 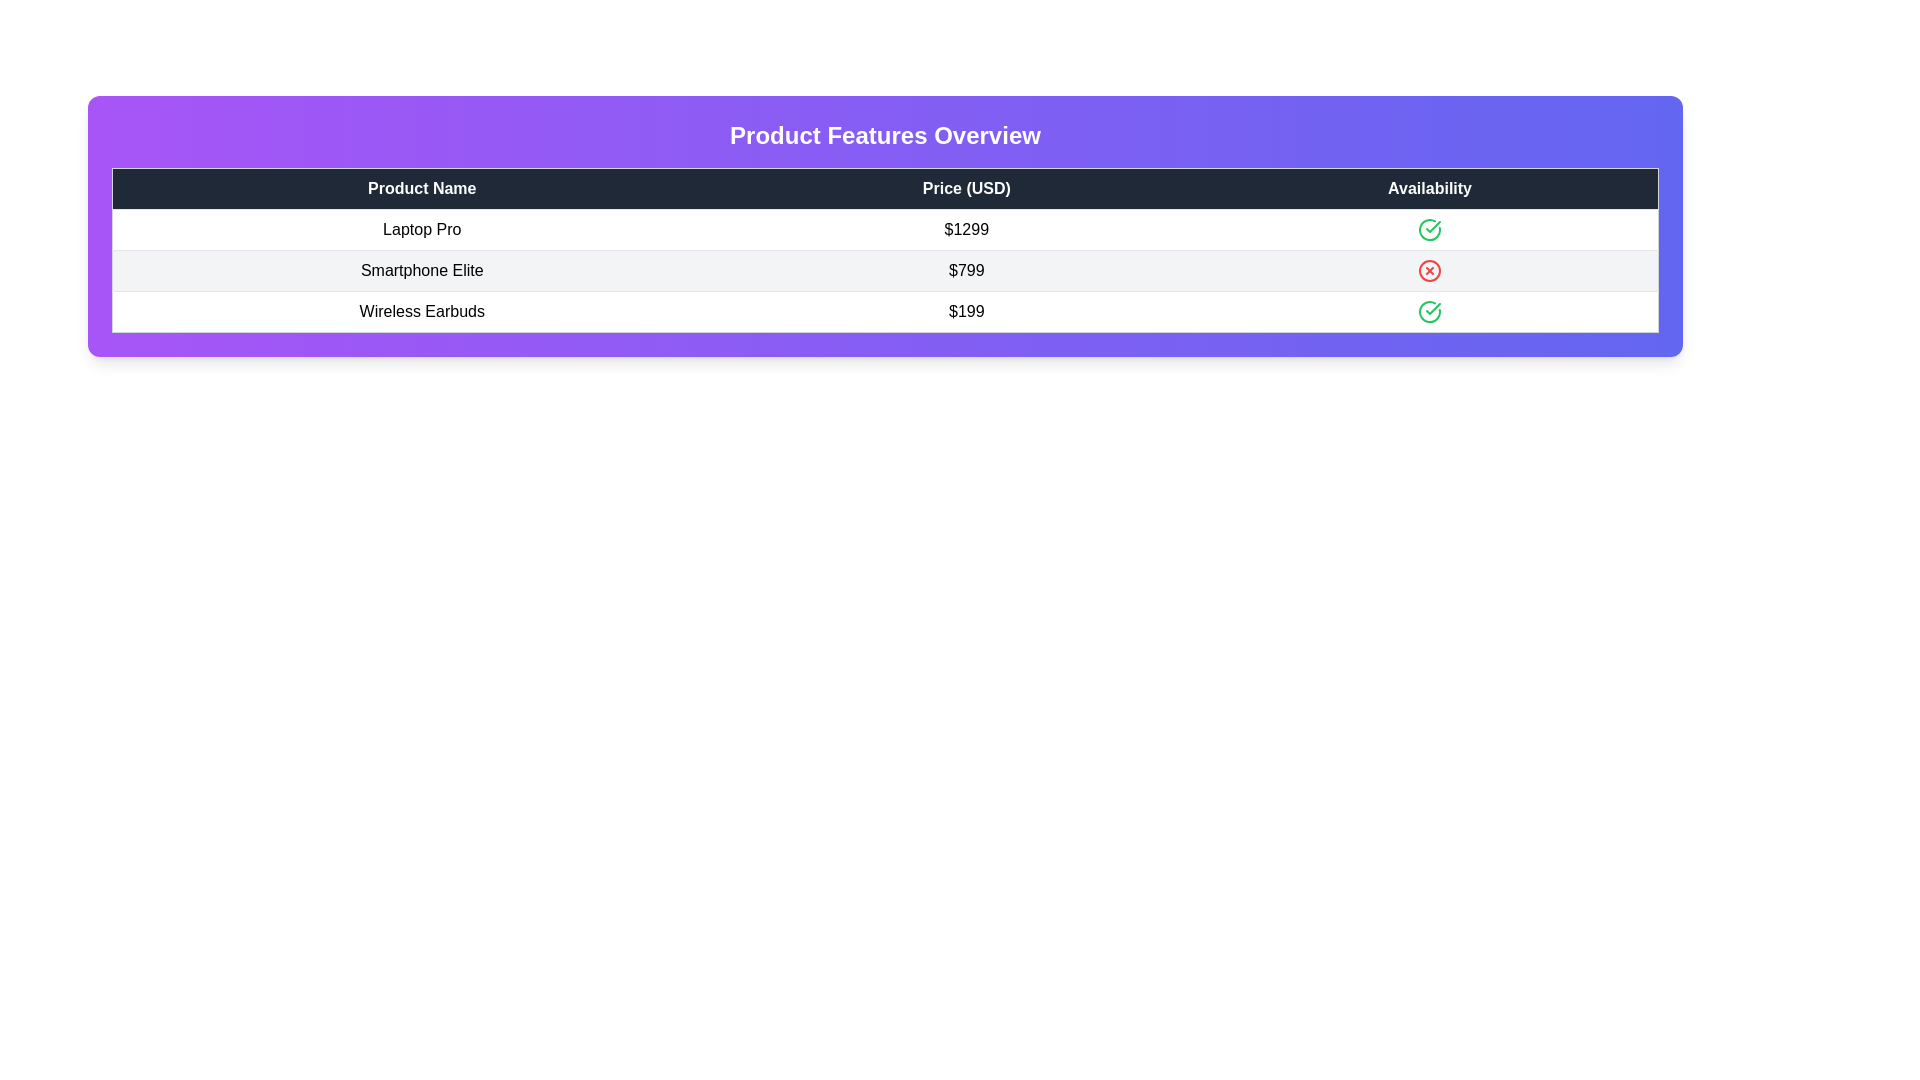 I want to click on the availability status icon for the 'Laptop Pro' product, which indicates a positive status in the first row of the availability category, so click(x=1429, y=229).